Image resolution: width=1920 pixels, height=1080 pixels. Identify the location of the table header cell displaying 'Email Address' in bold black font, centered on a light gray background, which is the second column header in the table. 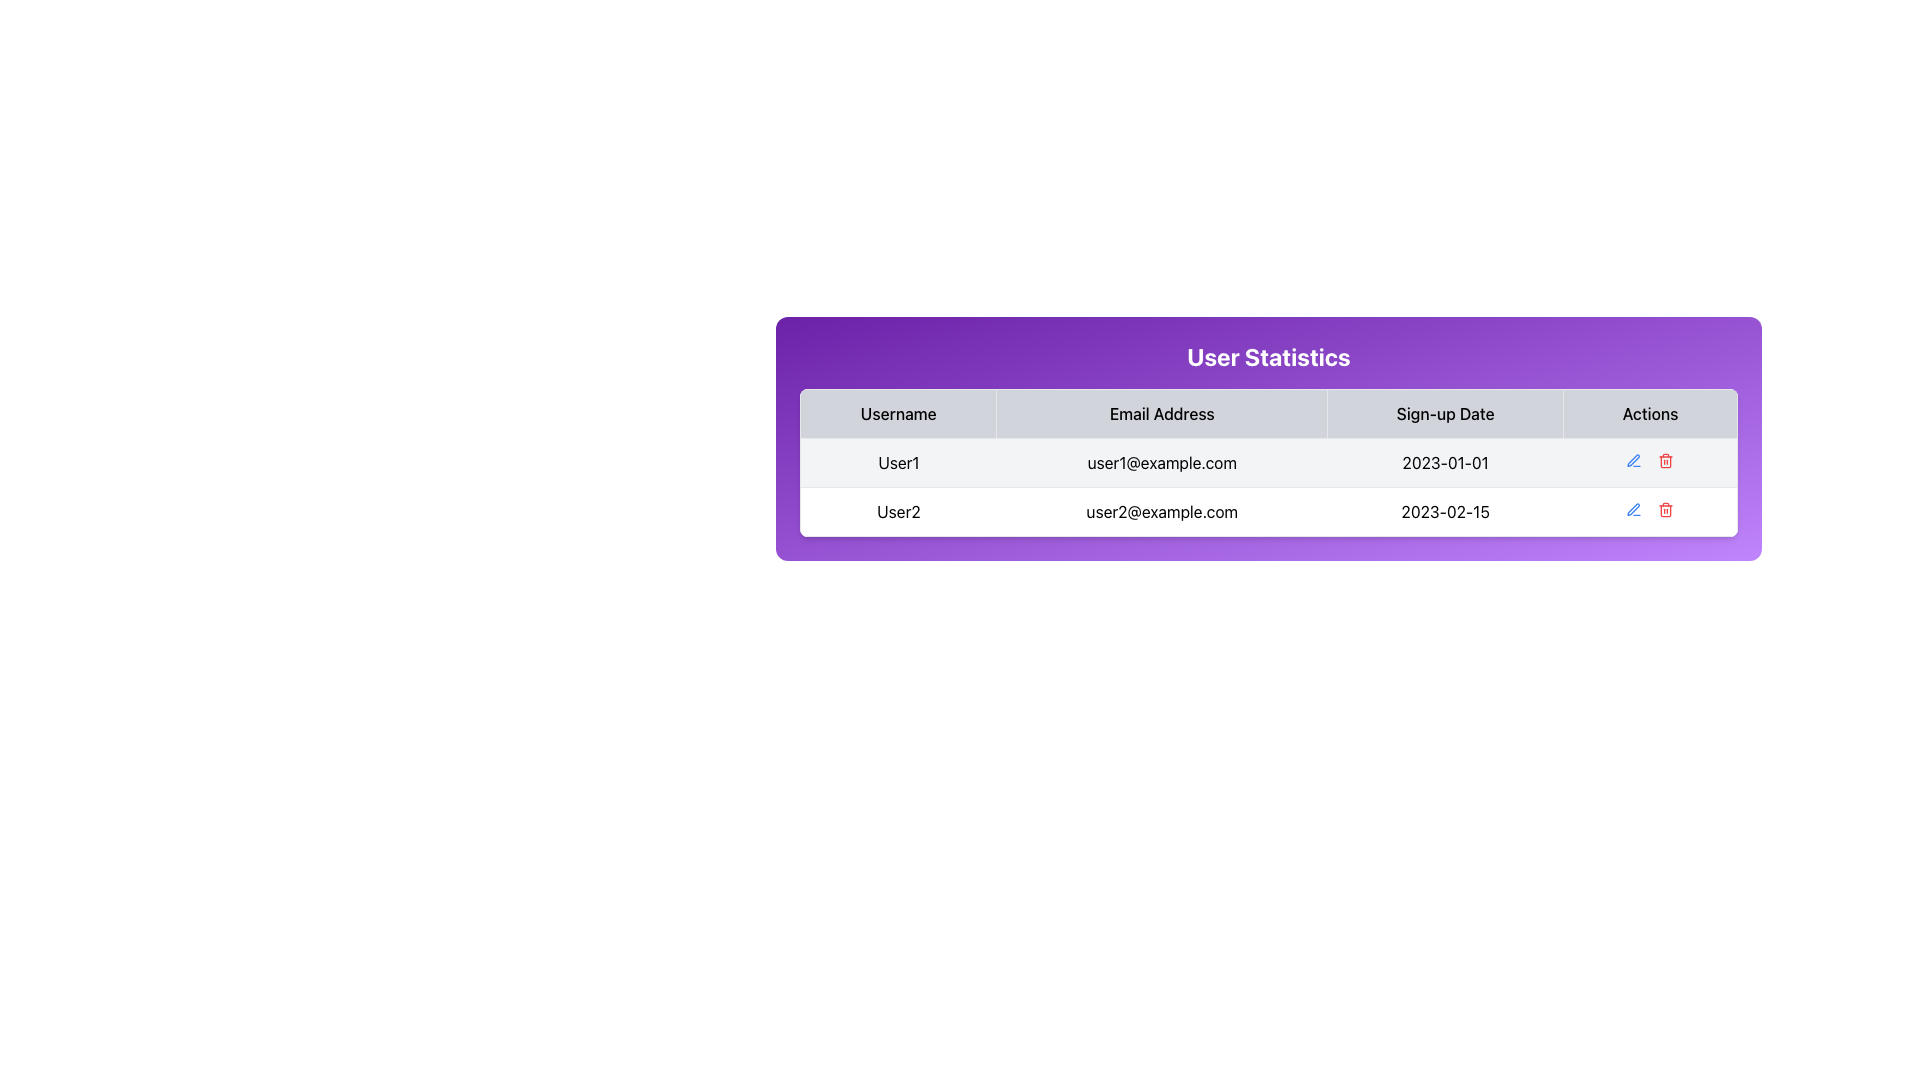
(1162, 412).